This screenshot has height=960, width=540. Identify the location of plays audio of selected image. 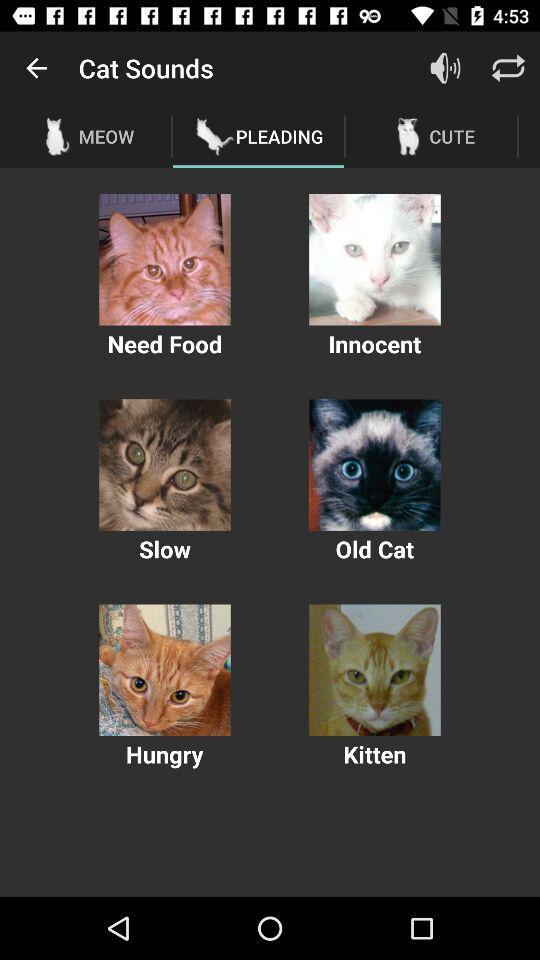
(374, 258).